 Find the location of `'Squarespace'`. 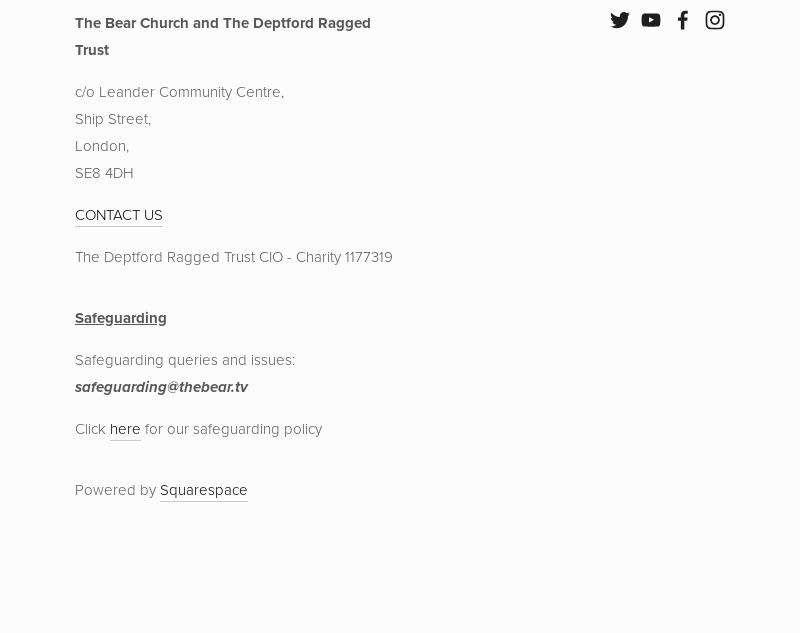

'Squarespace' is located at coordinates (204, 489).